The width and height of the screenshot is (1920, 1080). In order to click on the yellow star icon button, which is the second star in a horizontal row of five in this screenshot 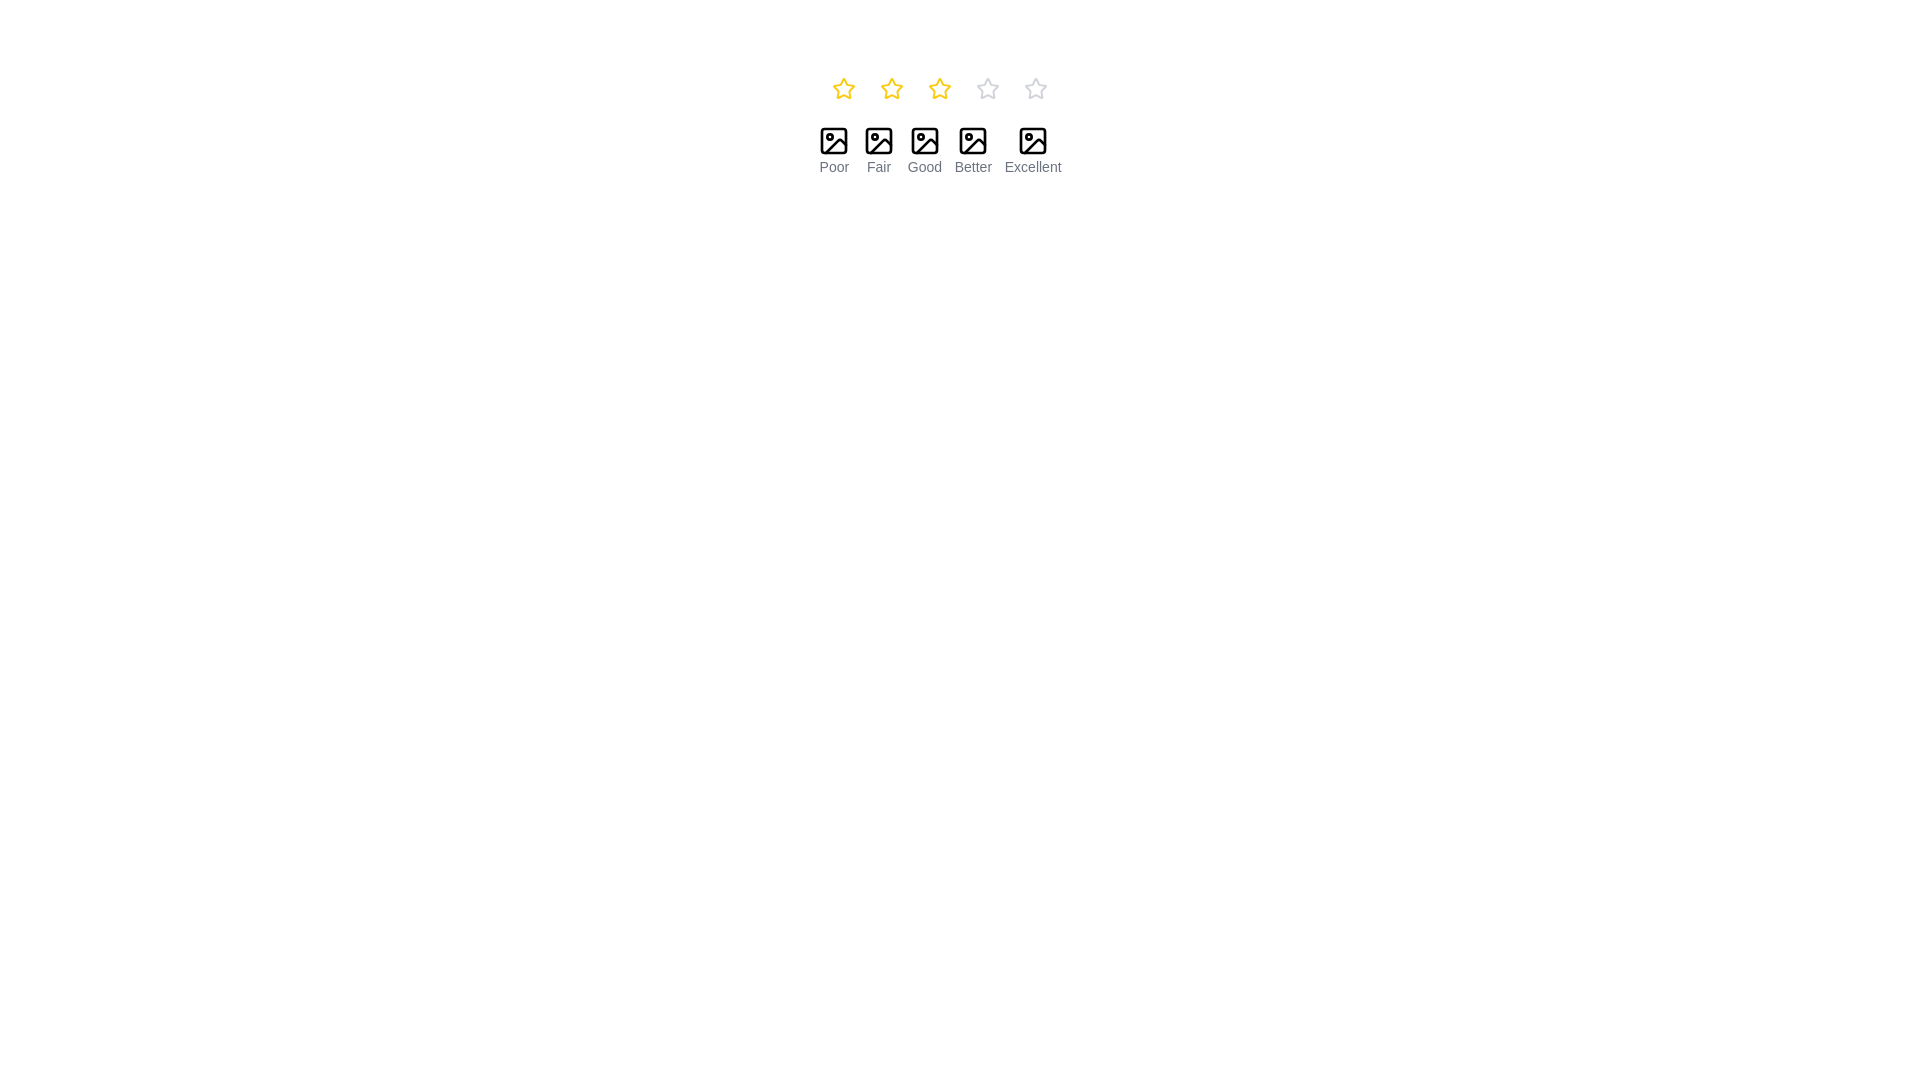, I will do `click(890, 87)`.